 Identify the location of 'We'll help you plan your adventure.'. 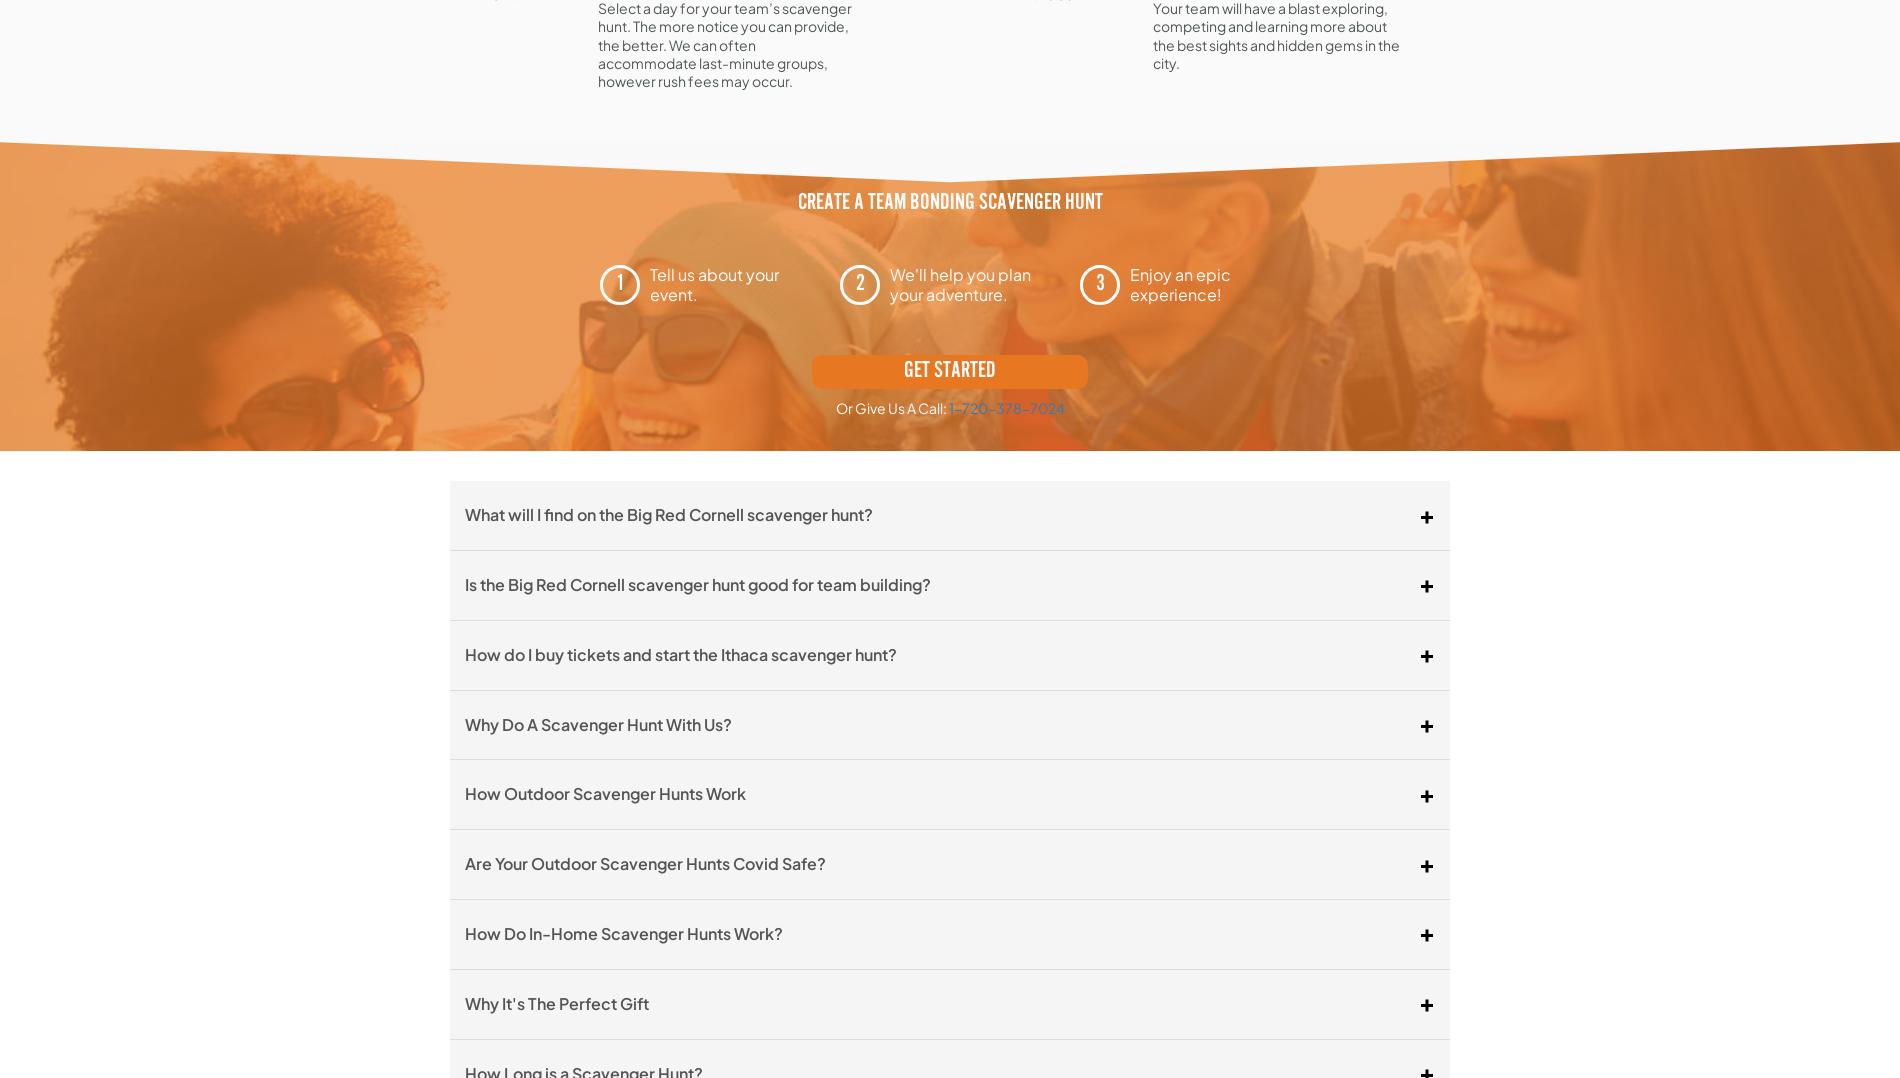
(960, 284).